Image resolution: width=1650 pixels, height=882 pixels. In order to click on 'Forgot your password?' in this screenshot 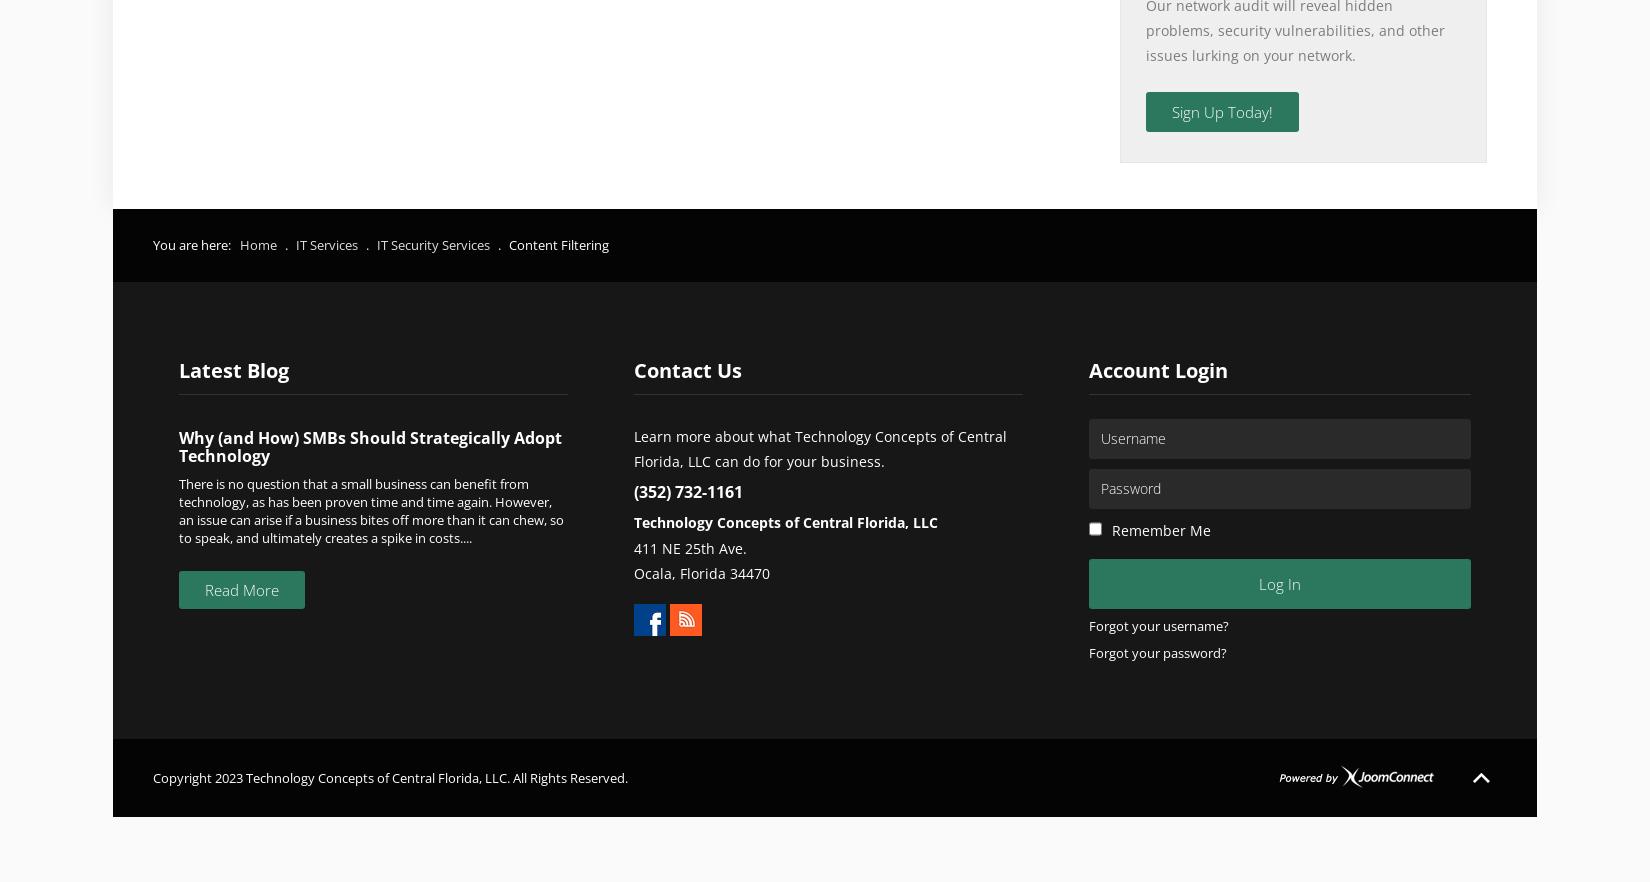, I will do `click(1156, 653)`.